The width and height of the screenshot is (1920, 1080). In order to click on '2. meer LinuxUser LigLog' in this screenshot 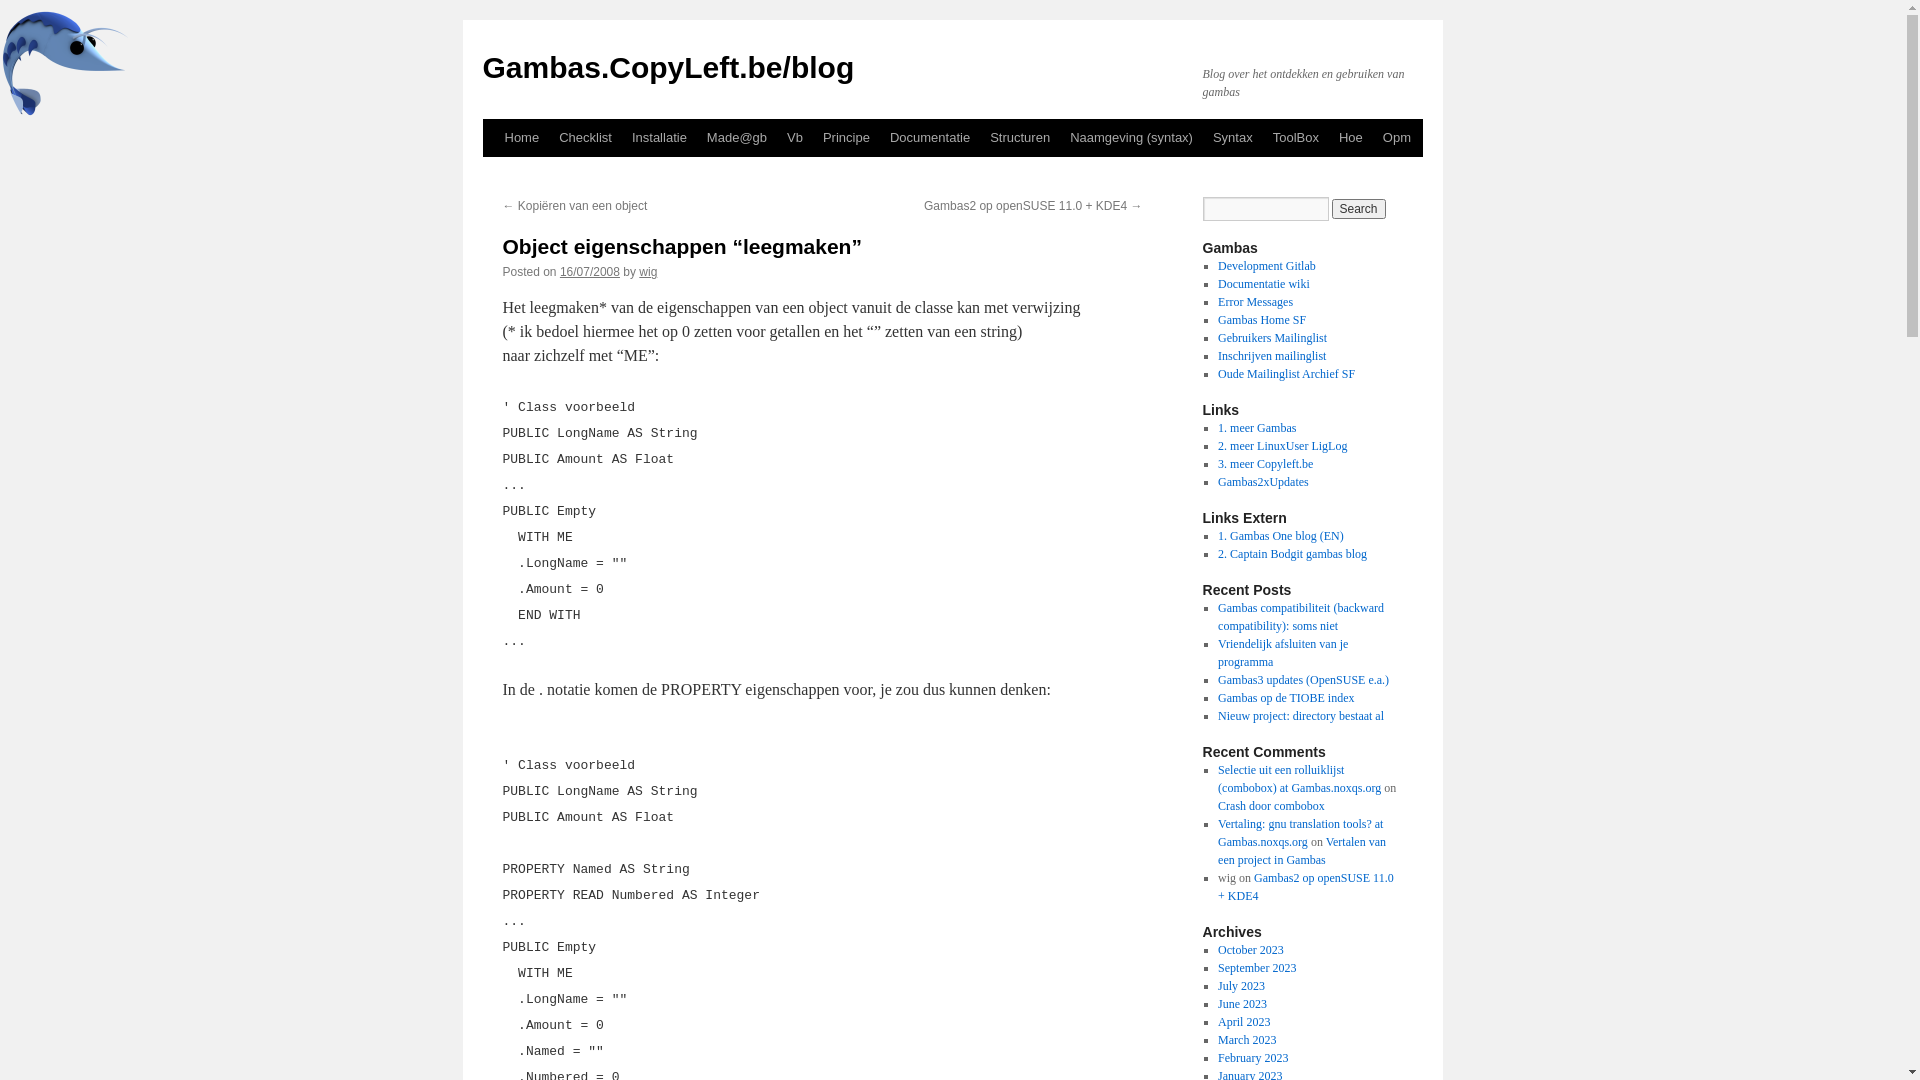, I will do `click(1217, 445)`.